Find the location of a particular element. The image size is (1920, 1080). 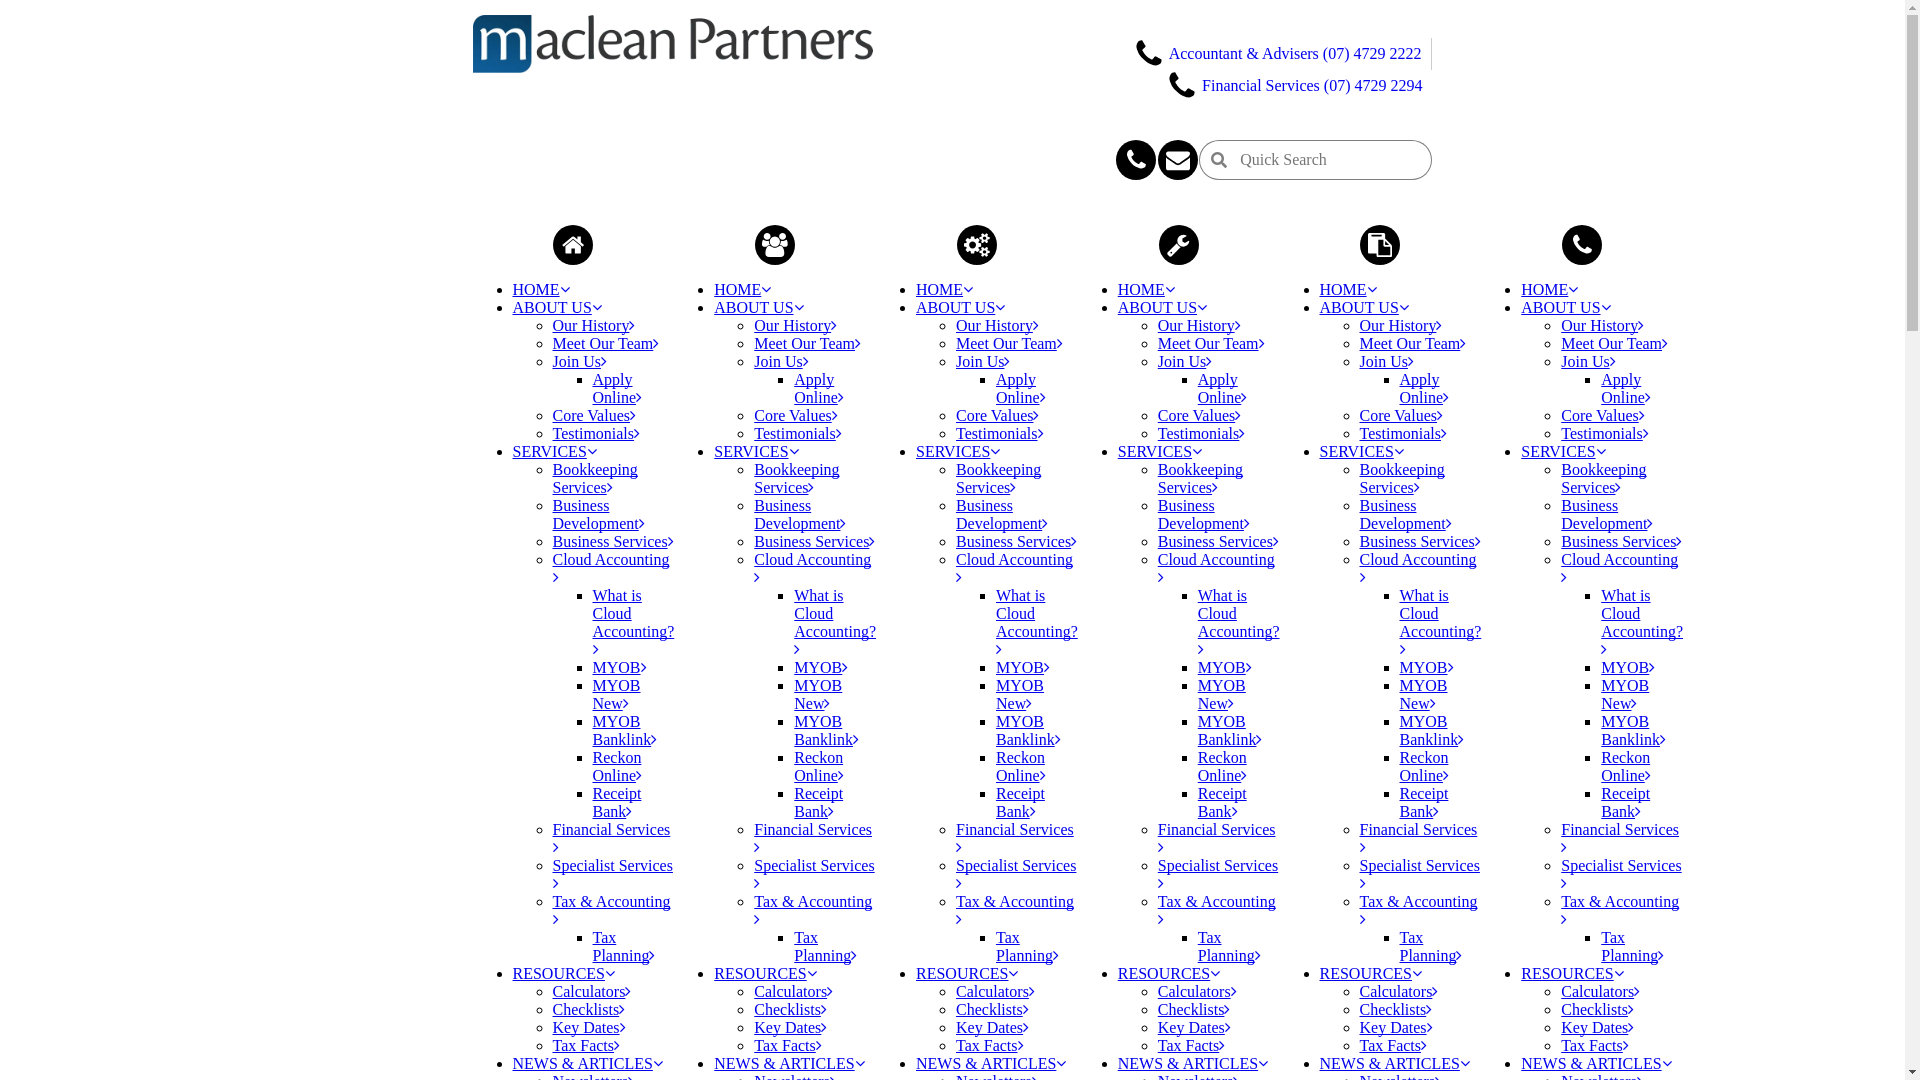

'Specialist Services' is located at coordinates (610, 873).